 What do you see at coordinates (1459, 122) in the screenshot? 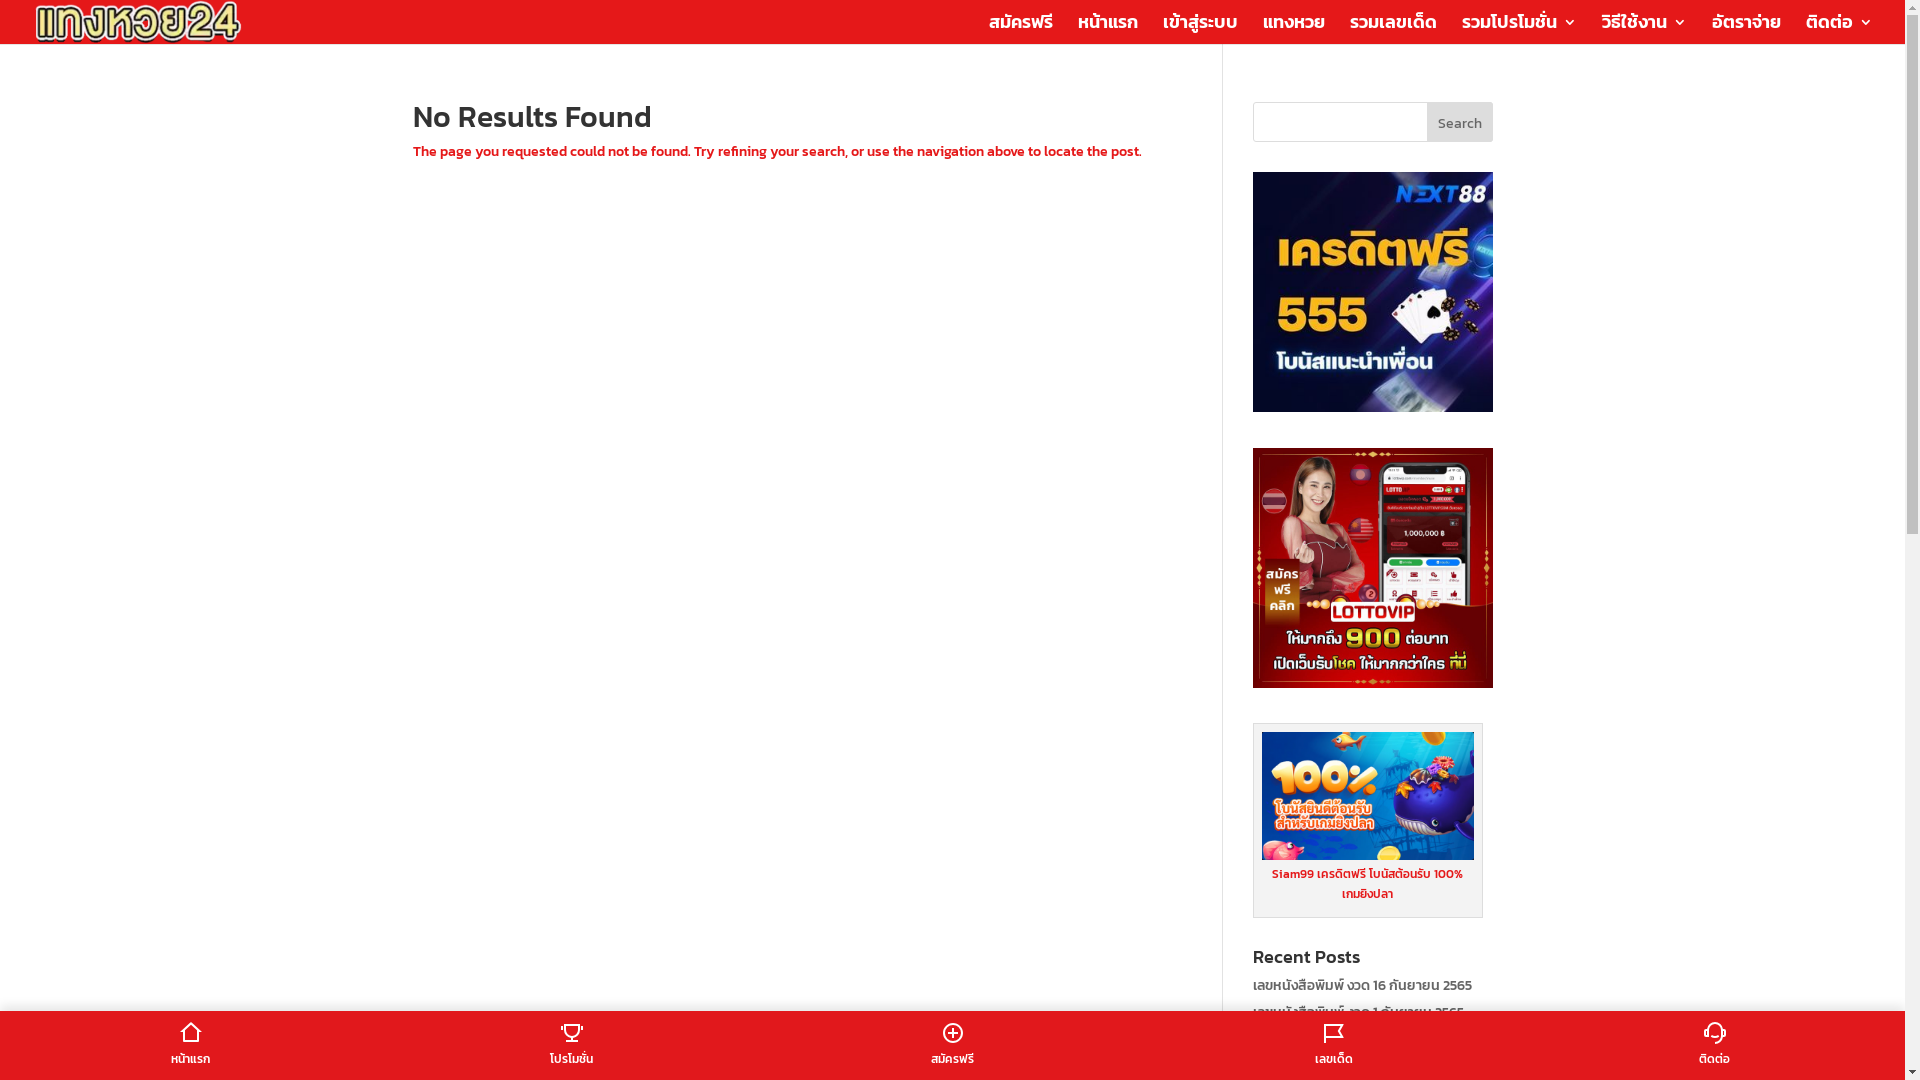
I see `'Search'` at bounding box center [1459, 122].